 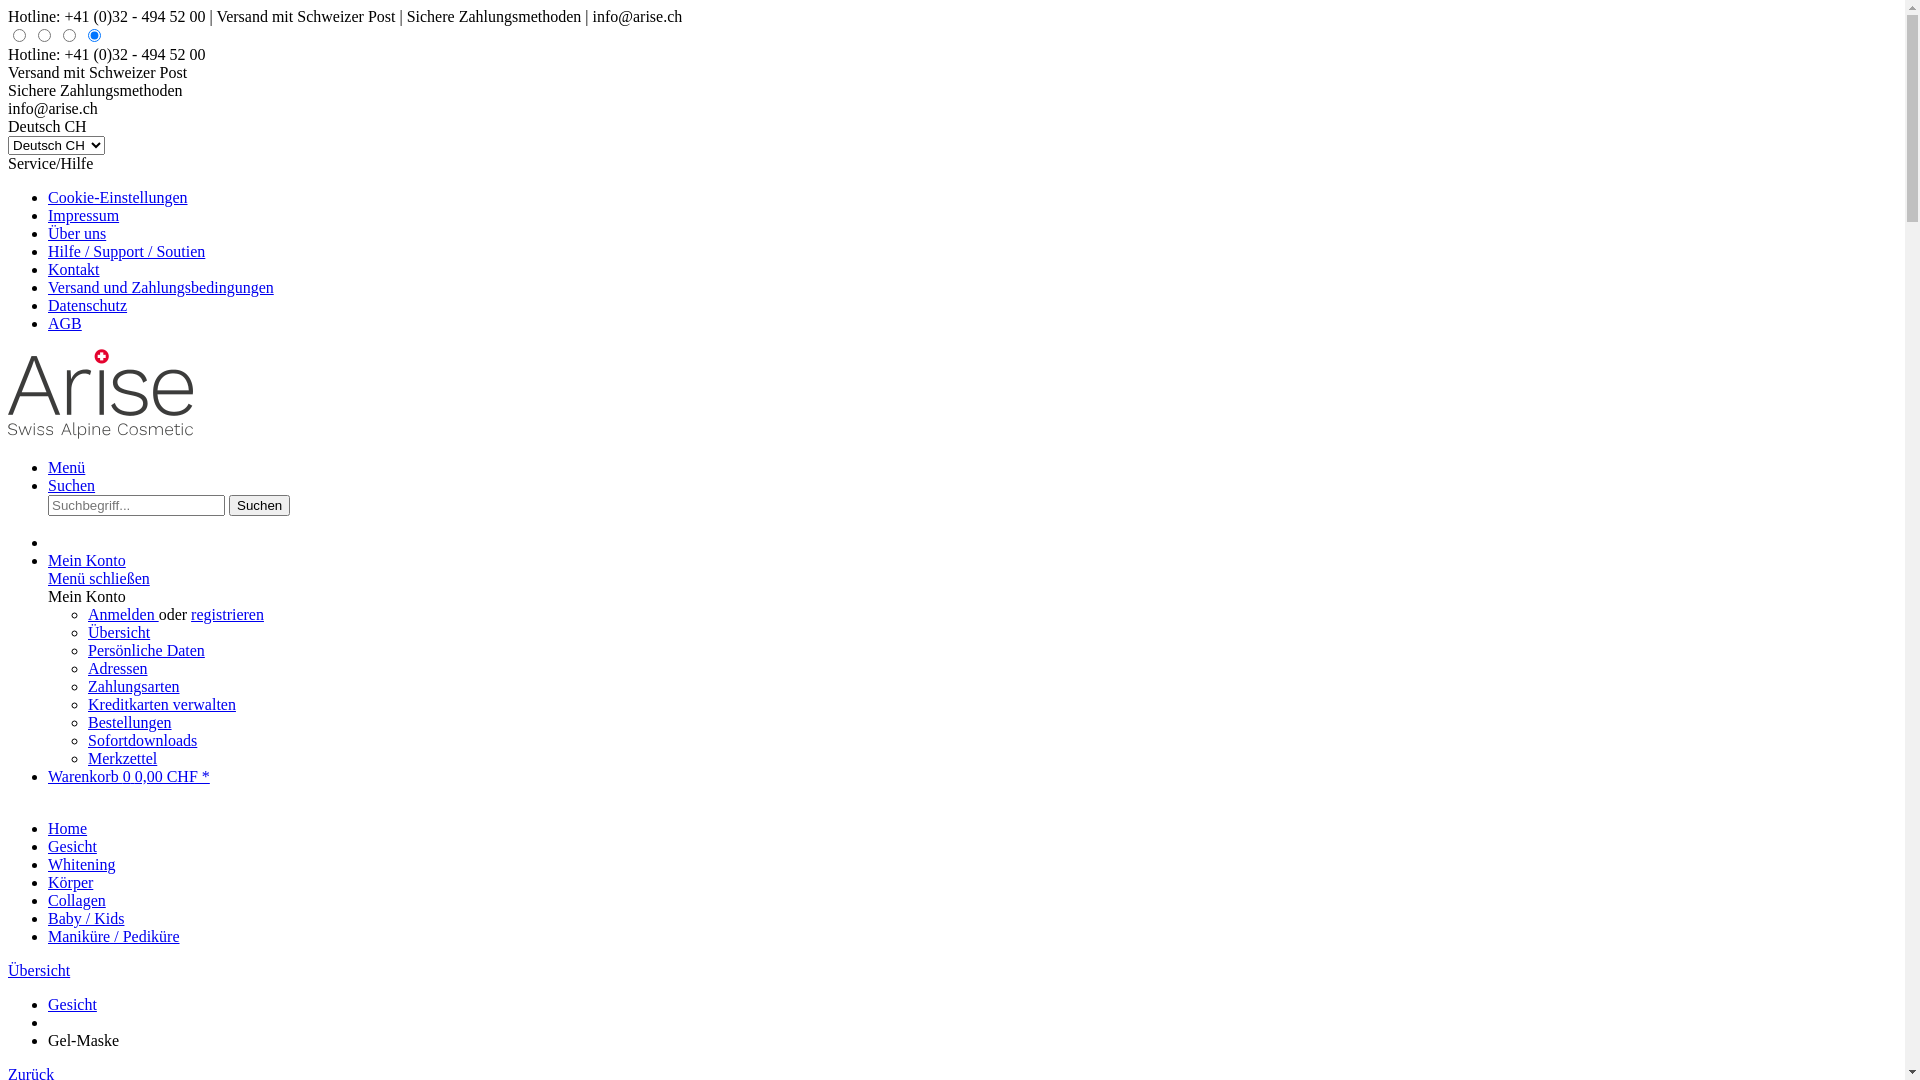 What do you see at coordinates (67, 828) in the screenshot?
I see `'Home'` at bounding box center [67, 828].